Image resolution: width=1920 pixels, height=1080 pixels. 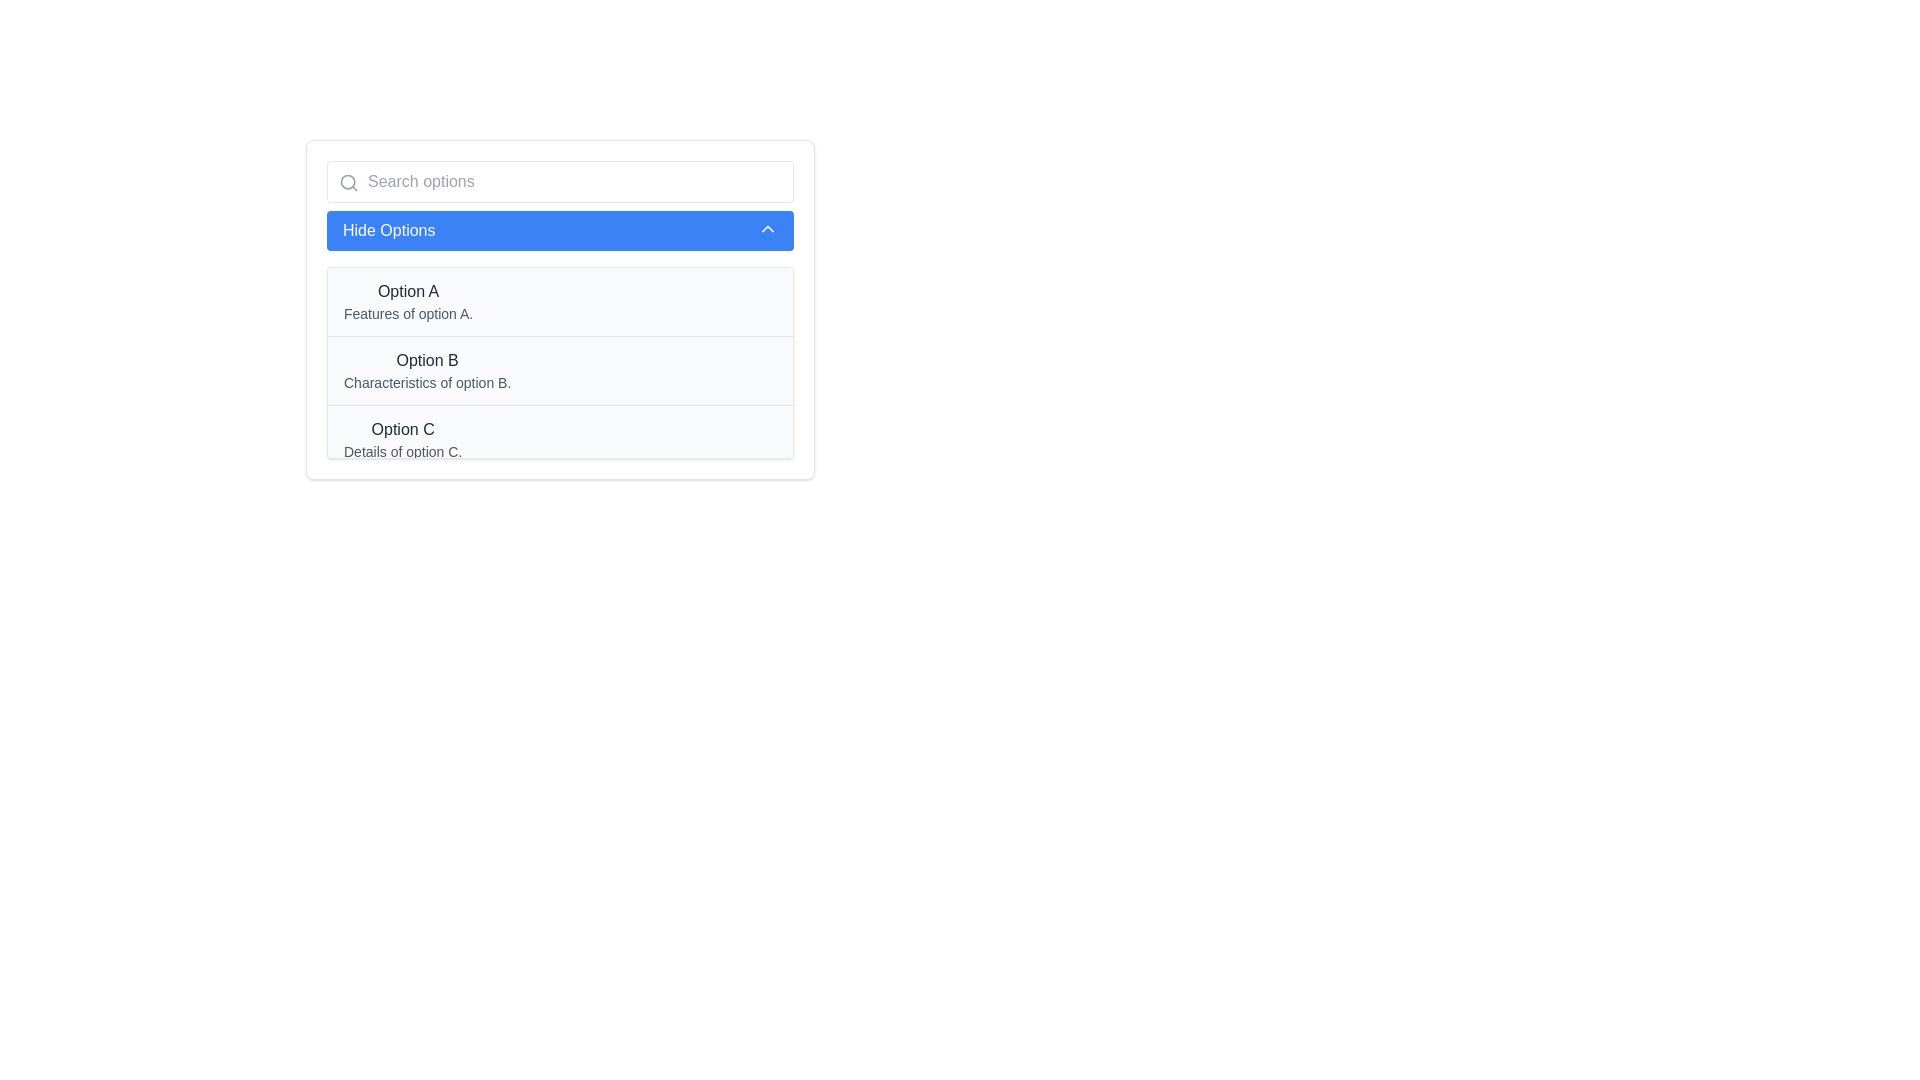 What do you see at coordinates (767, 227) in the screenshot?
I see `the upward-pointing chevron icon, which is located at the right end of the blue 'Hide Options' button in the second row of the interface to interact with the button functionality` at bounding box center [767, 227].